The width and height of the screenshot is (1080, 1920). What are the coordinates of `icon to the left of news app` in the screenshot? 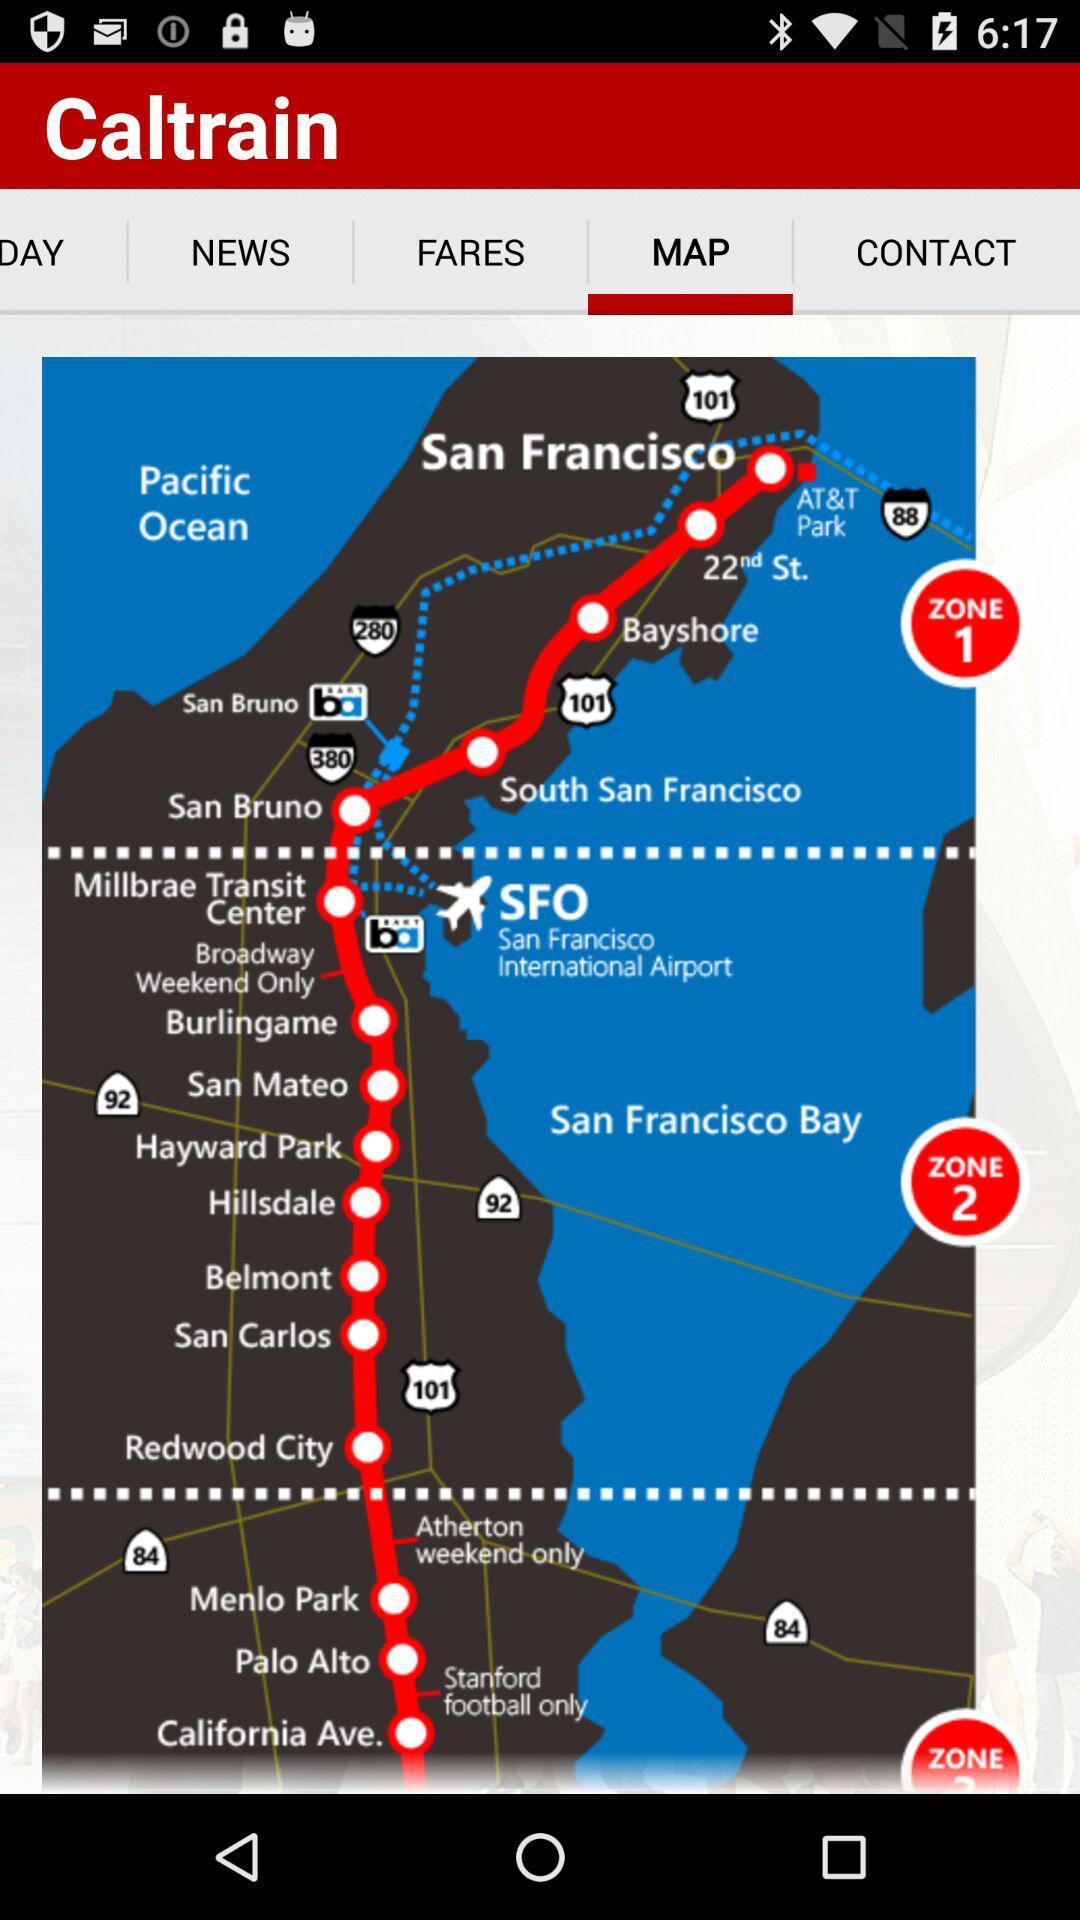 It's located at (62, 251).